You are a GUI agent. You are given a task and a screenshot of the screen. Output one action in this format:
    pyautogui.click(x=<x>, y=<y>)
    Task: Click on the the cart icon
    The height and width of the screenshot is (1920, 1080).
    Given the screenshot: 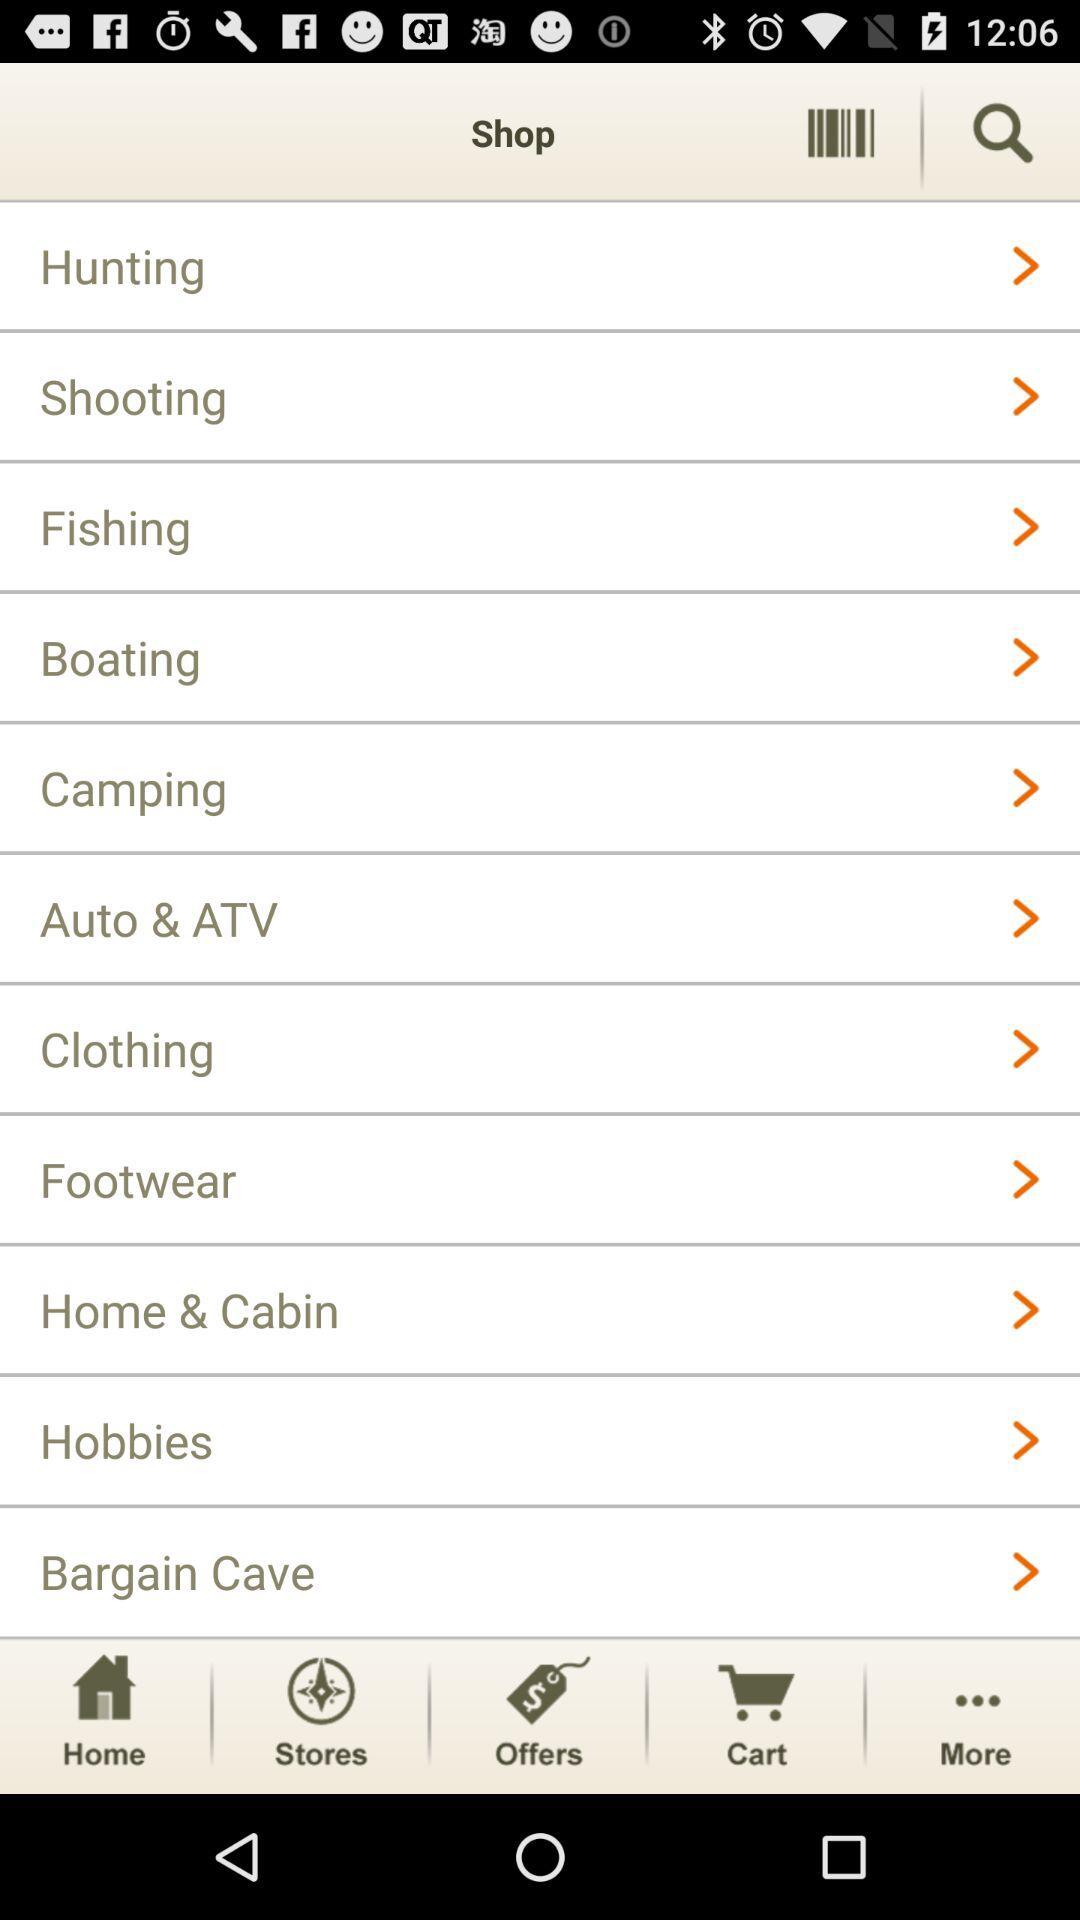 What is the action you would take?
    pyautogui.click(x=756, y=1835)
    